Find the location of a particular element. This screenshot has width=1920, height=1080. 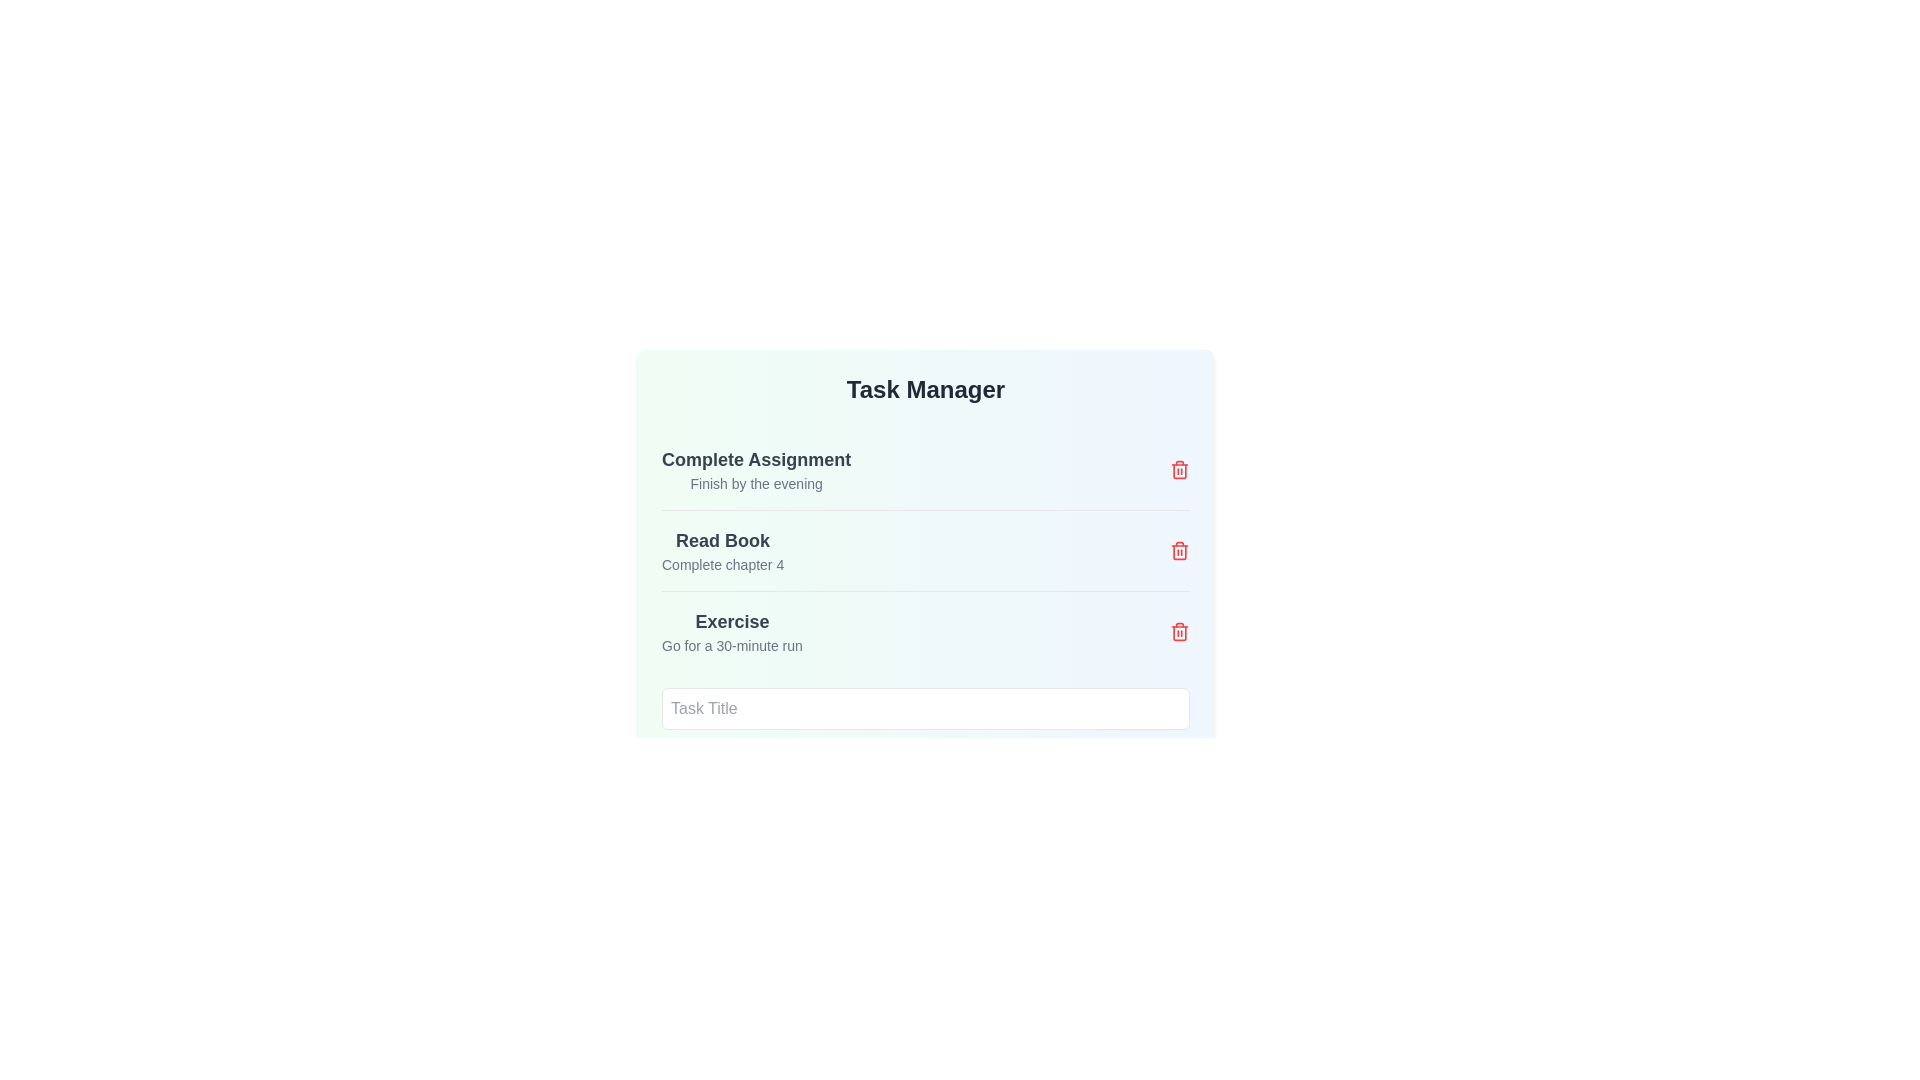

the circular button with a plus sign in the center, which is part of the 'Add Task' button is located at coordinates (890, 824).